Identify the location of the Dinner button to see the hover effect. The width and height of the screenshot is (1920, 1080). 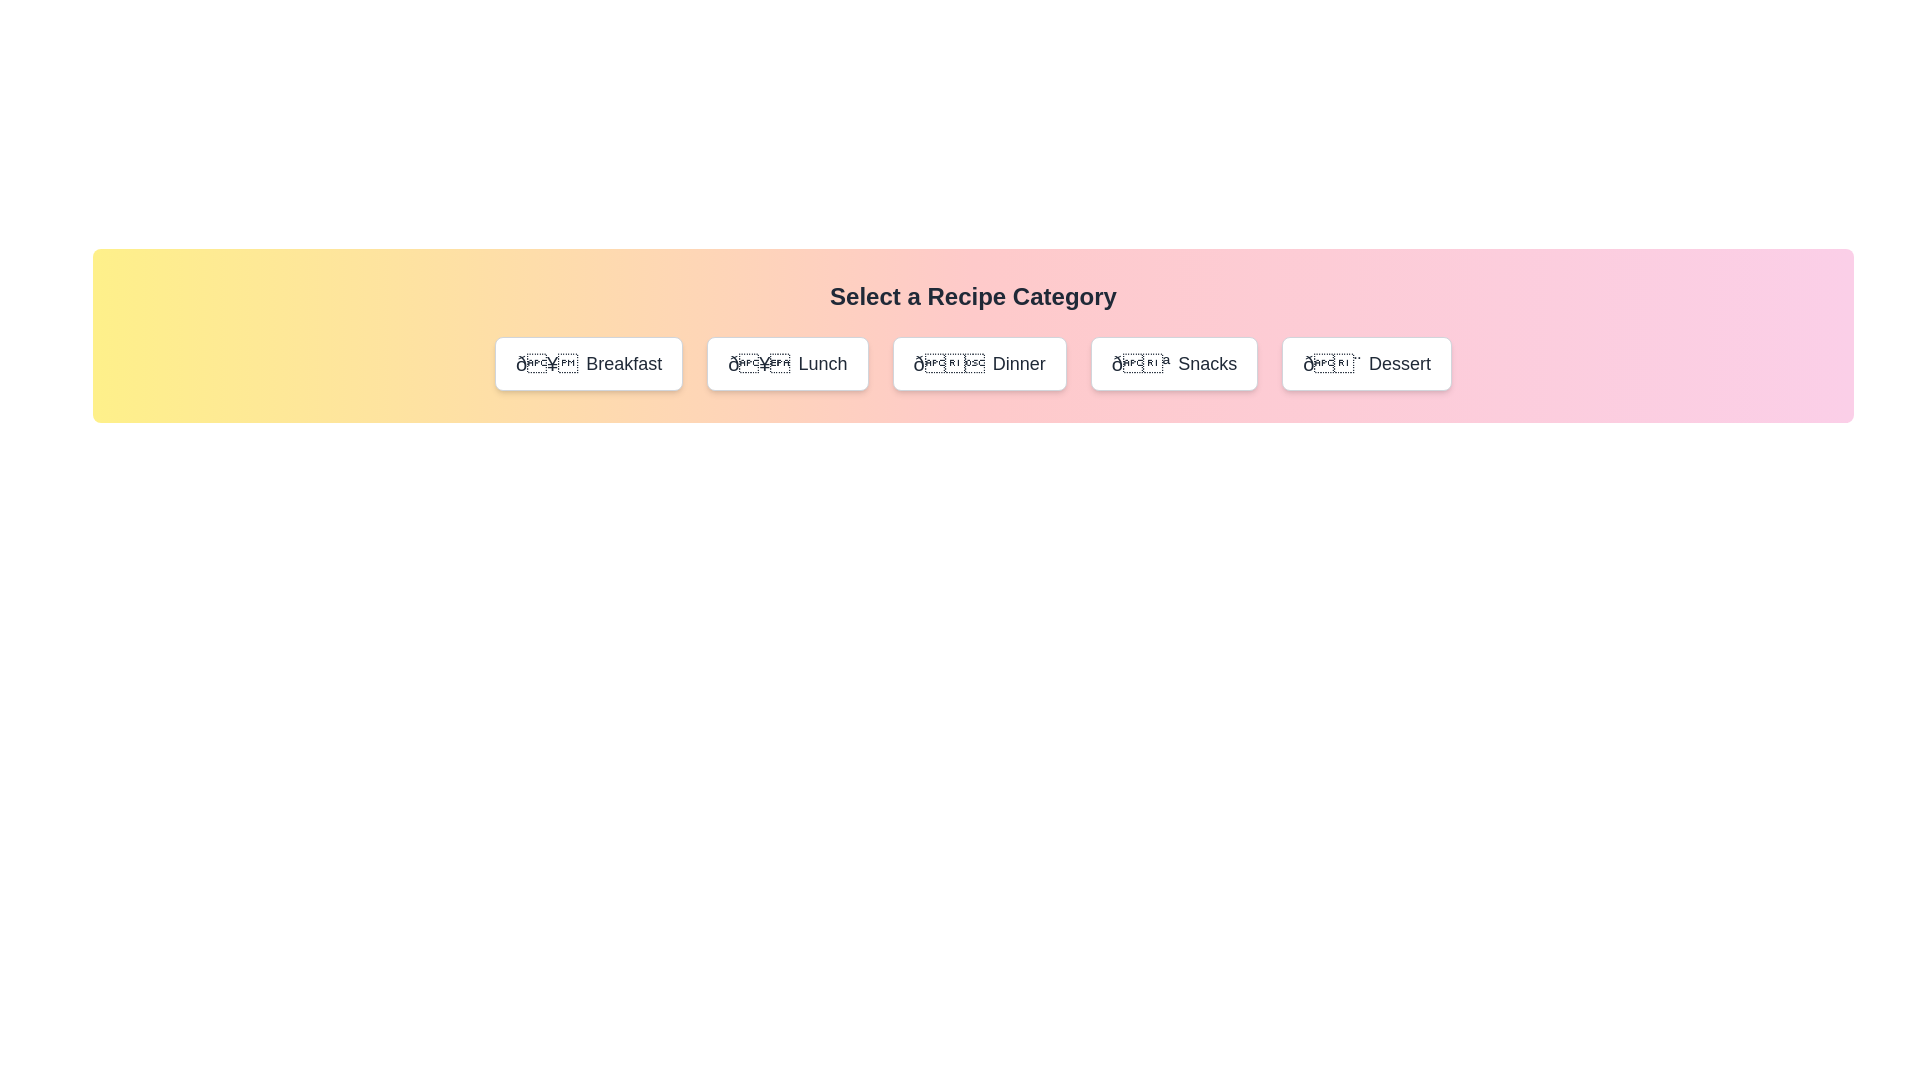
(979, 363).